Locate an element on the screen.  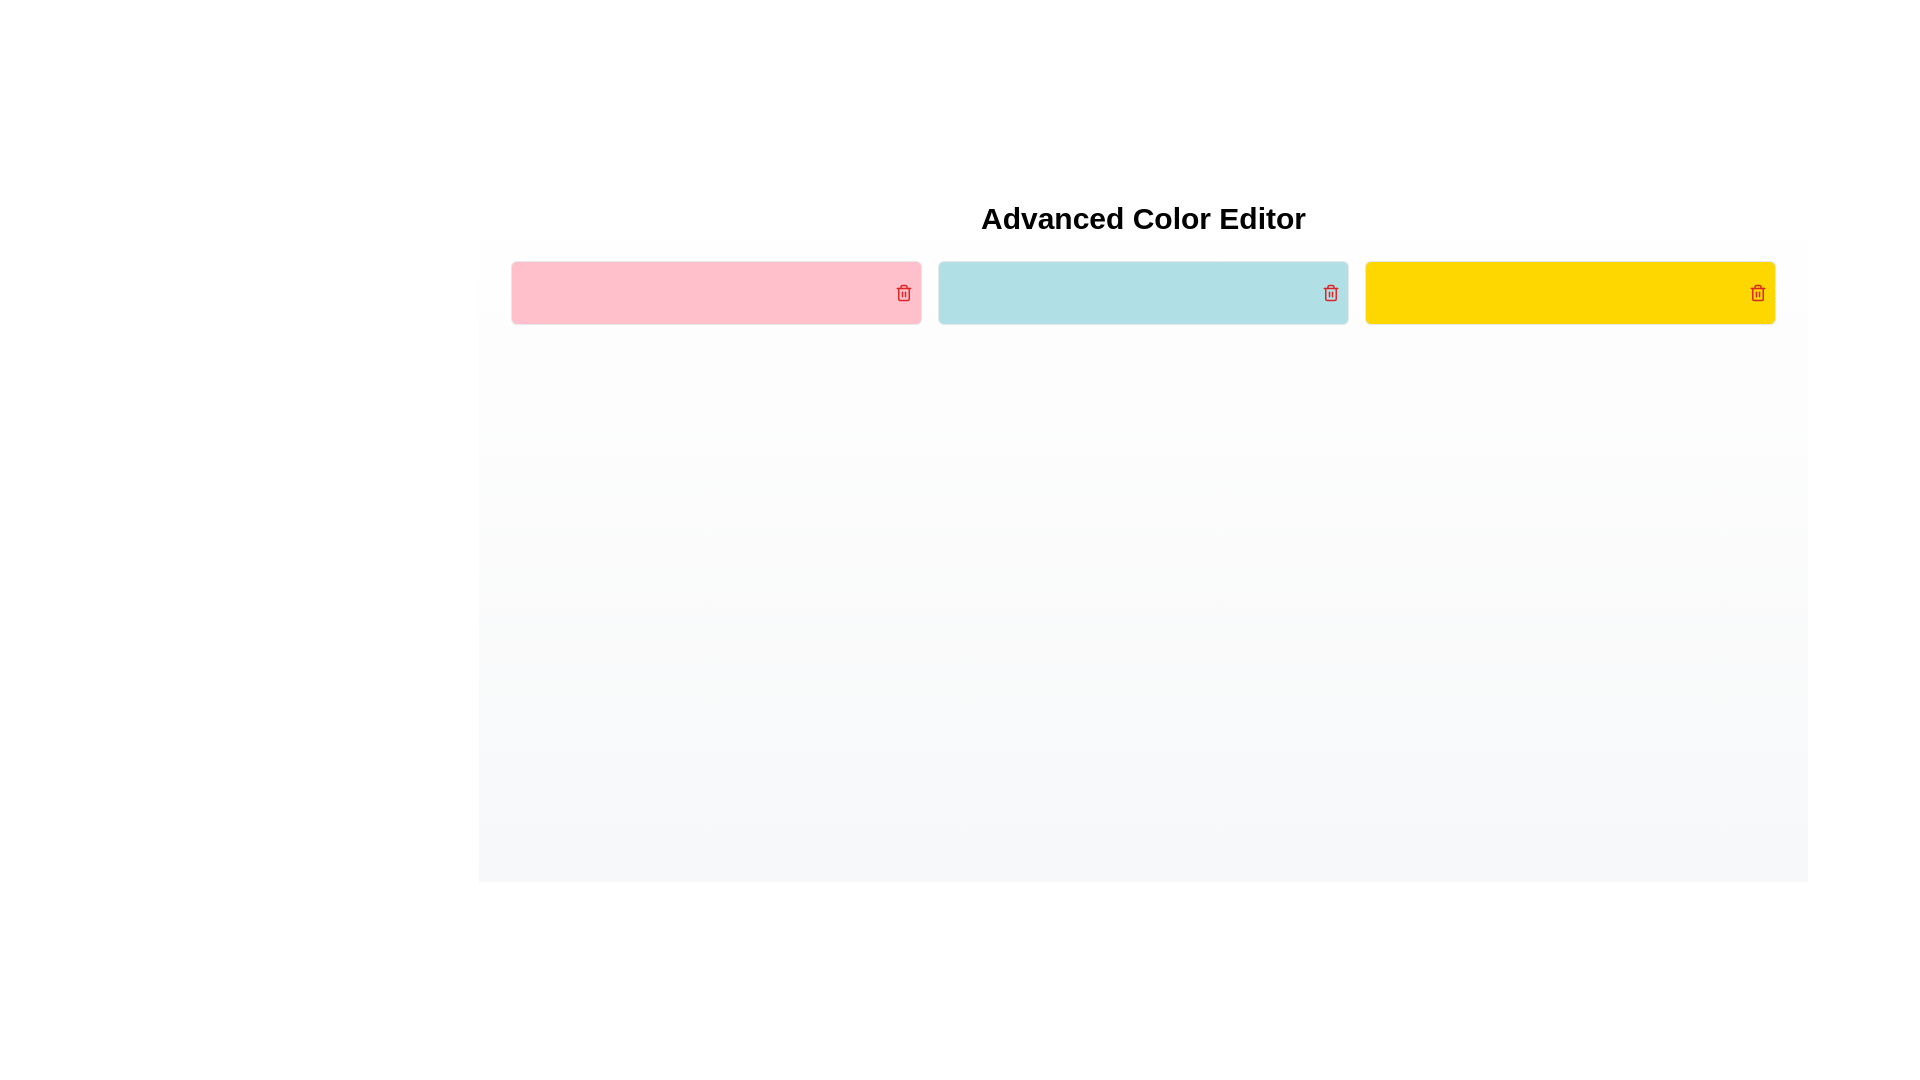
the trash bin icon located at the far right of a light blue rectangular area is located at coordinates (1330, 293).